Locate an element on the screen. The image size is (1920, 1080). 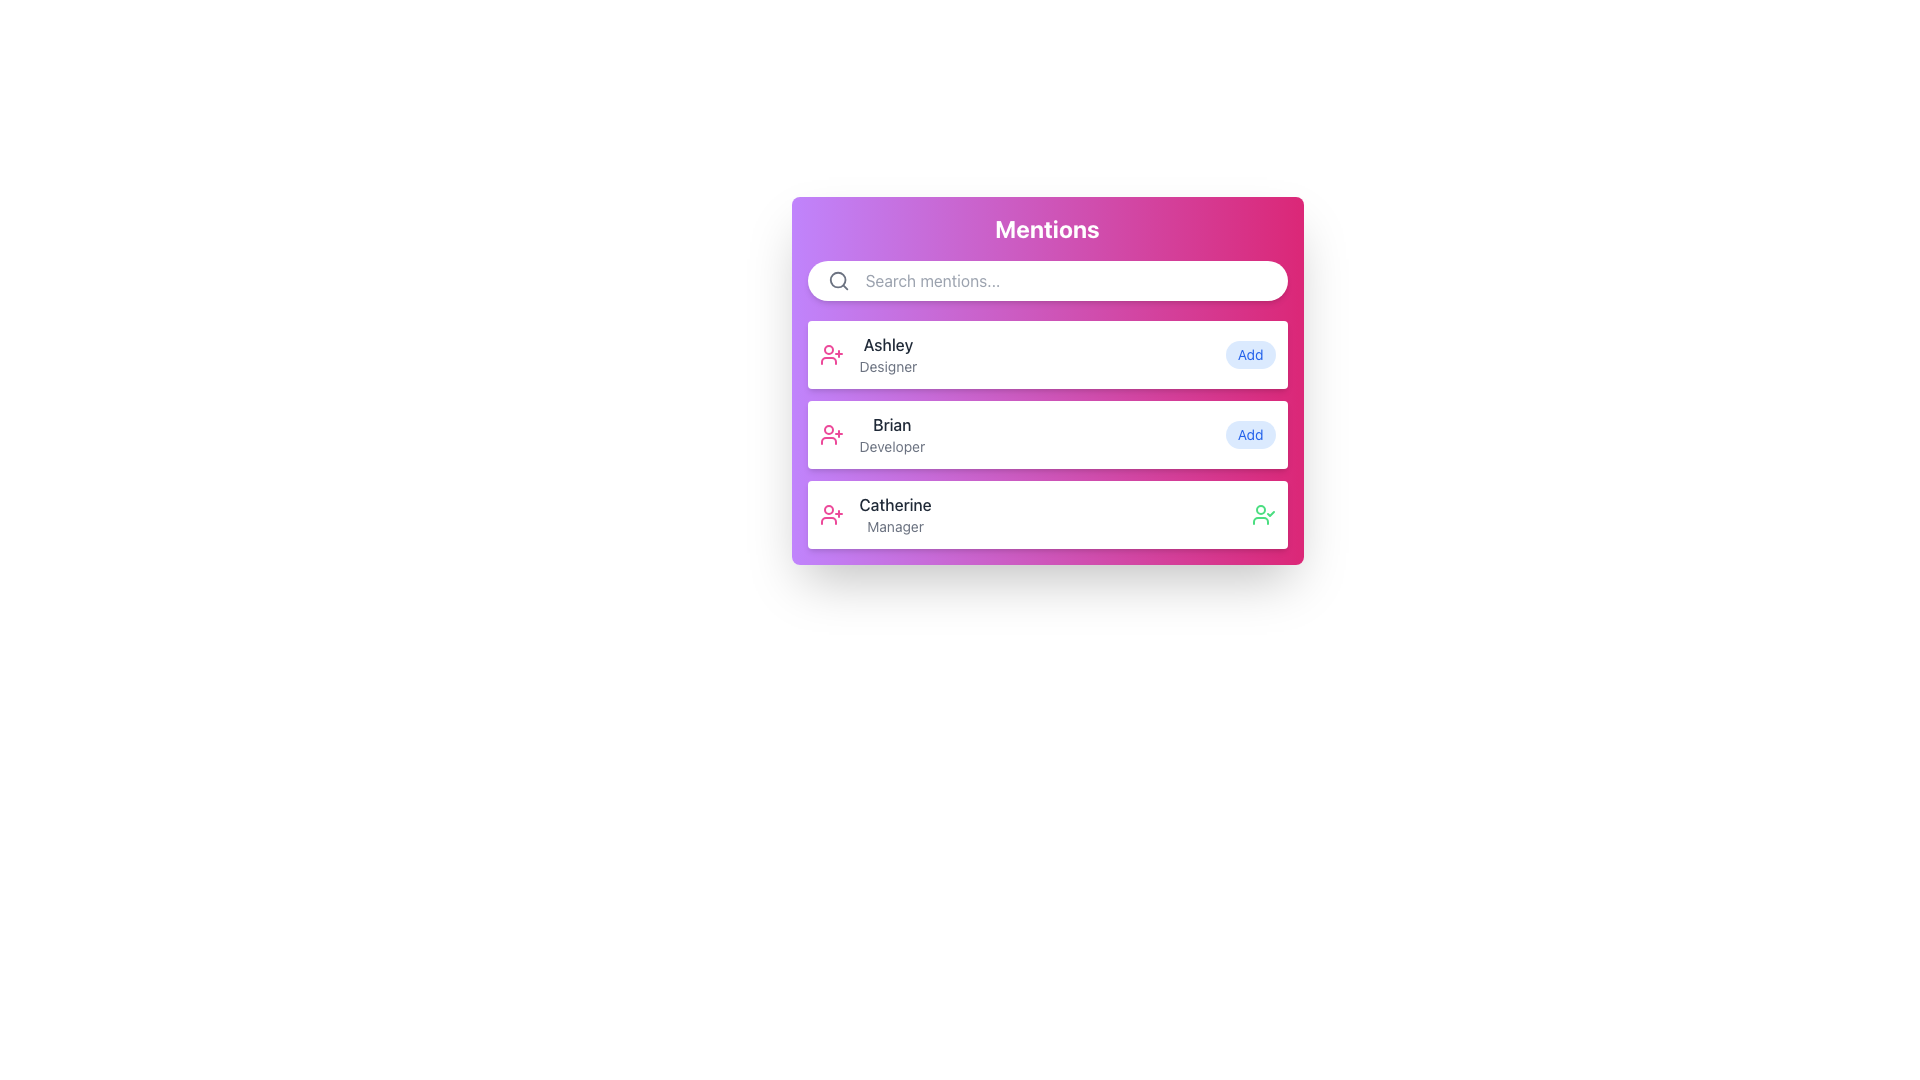
the pink user icon with a plus sign, located within Brian's user profile card is located at coordinates (831, 434).